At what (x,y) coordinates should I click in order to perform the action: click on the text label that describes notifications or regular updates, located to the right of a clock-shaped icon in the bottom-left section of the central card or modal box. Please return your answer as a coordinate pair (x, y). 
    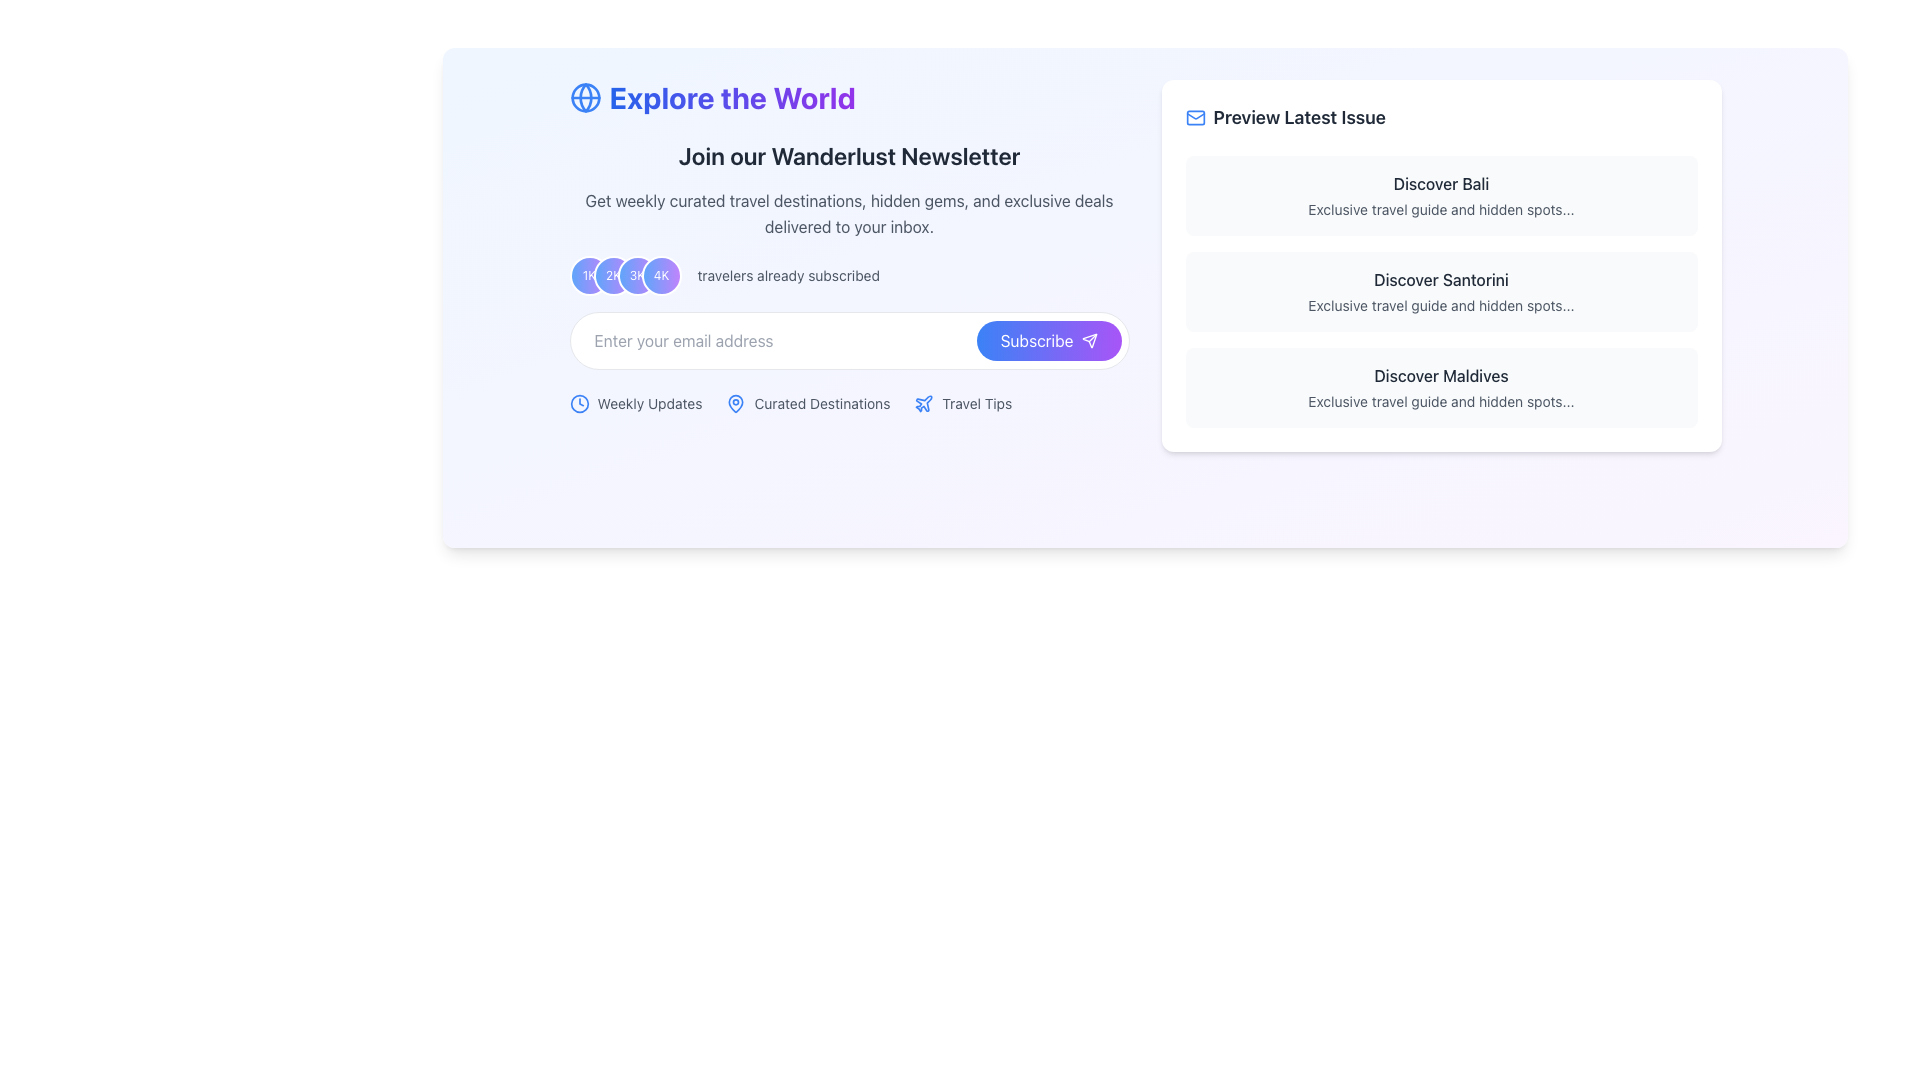
    Looking at the image, I should click on (649, 404).